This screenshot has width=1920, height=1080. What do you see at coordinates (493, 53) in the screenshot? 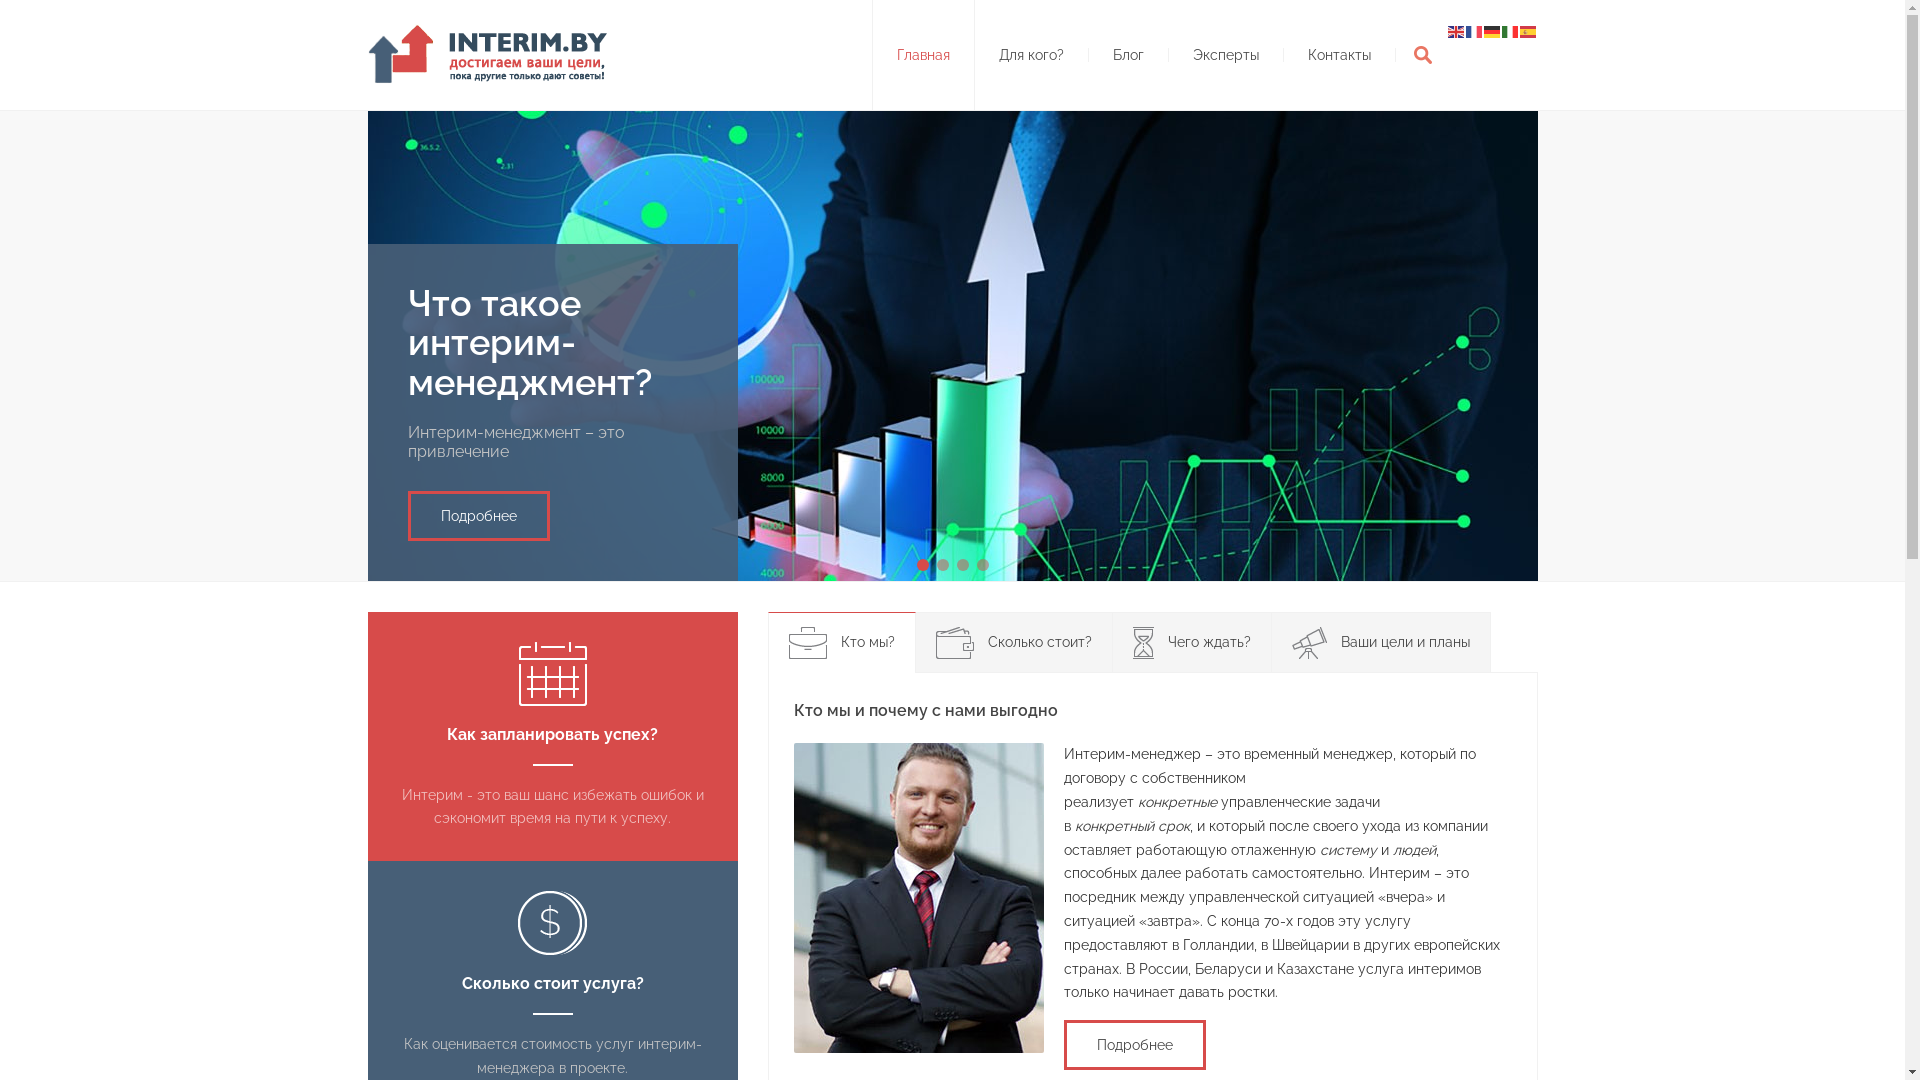
I see `'logo-red image'` at bounding box center [493, 53].